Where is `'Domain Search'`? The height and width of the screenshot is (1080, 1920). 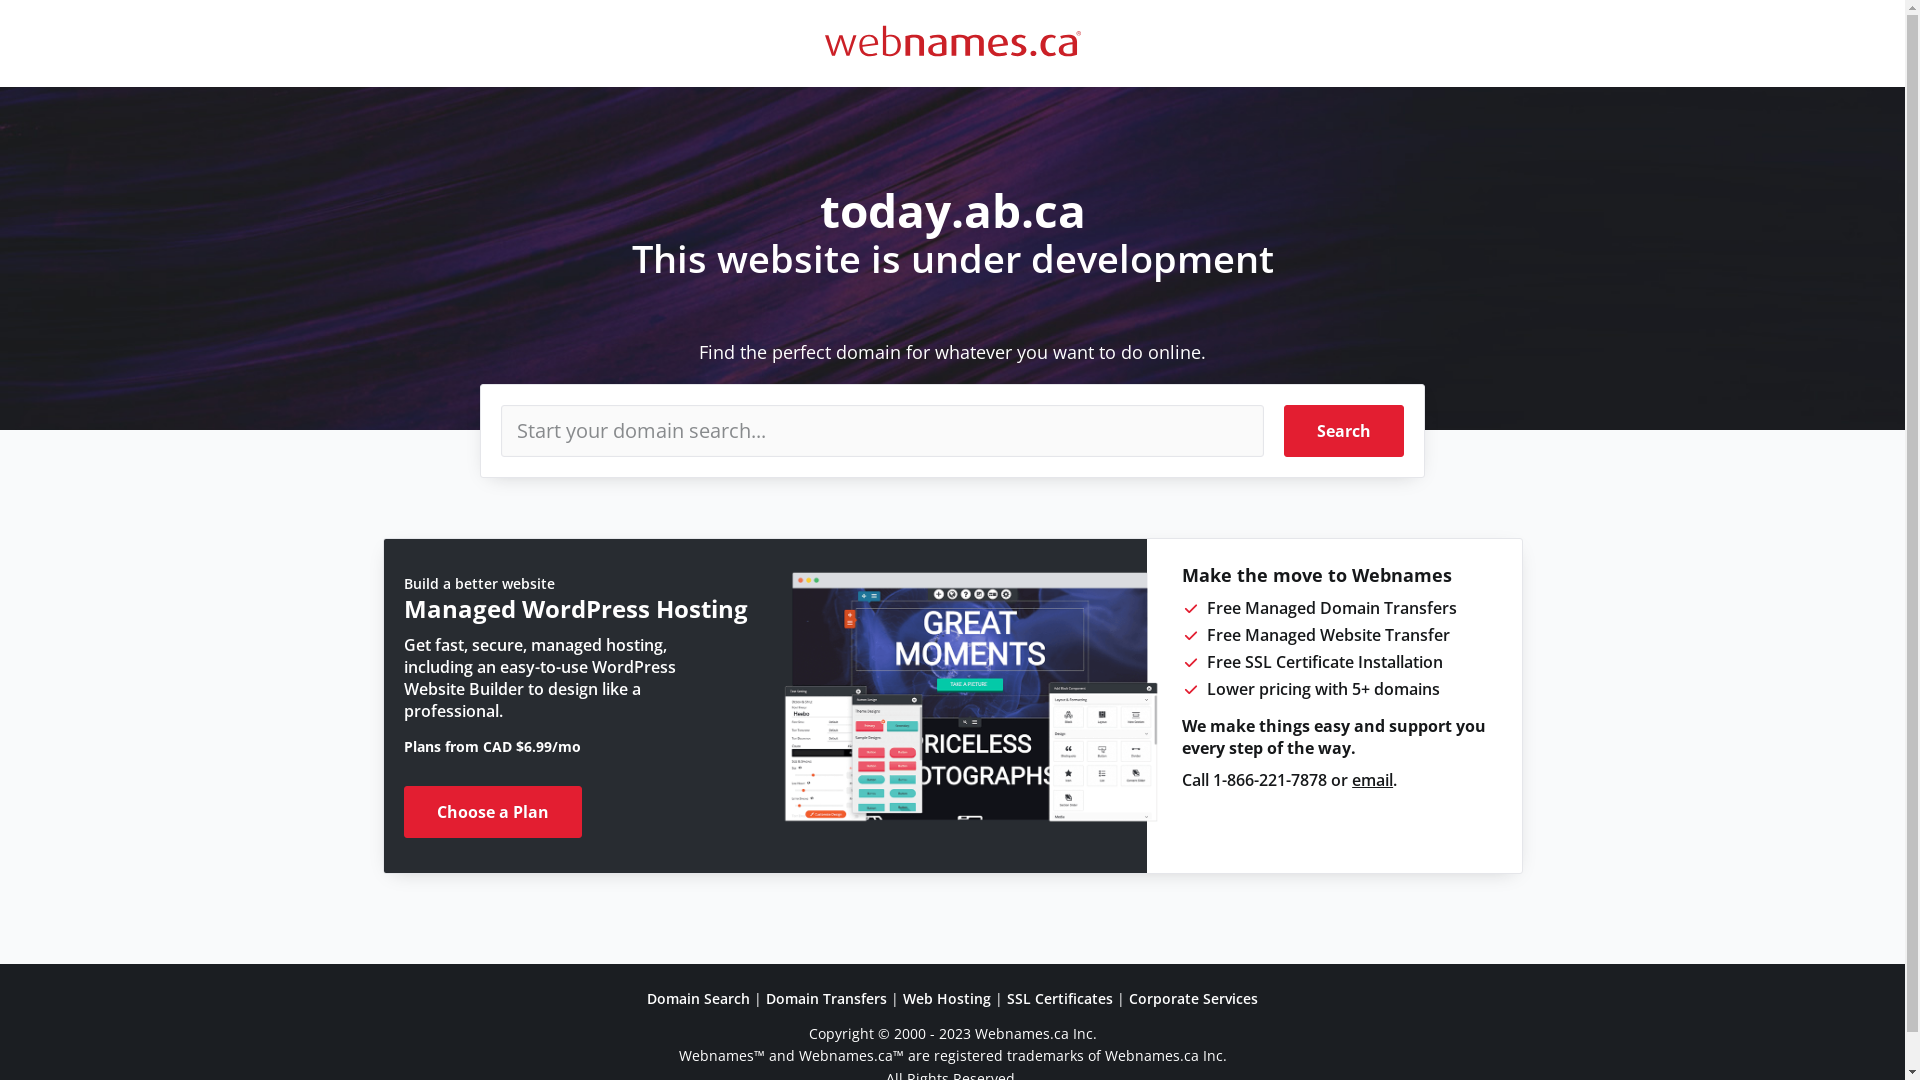 'Domain Search' is located at coordinates (698, 998).